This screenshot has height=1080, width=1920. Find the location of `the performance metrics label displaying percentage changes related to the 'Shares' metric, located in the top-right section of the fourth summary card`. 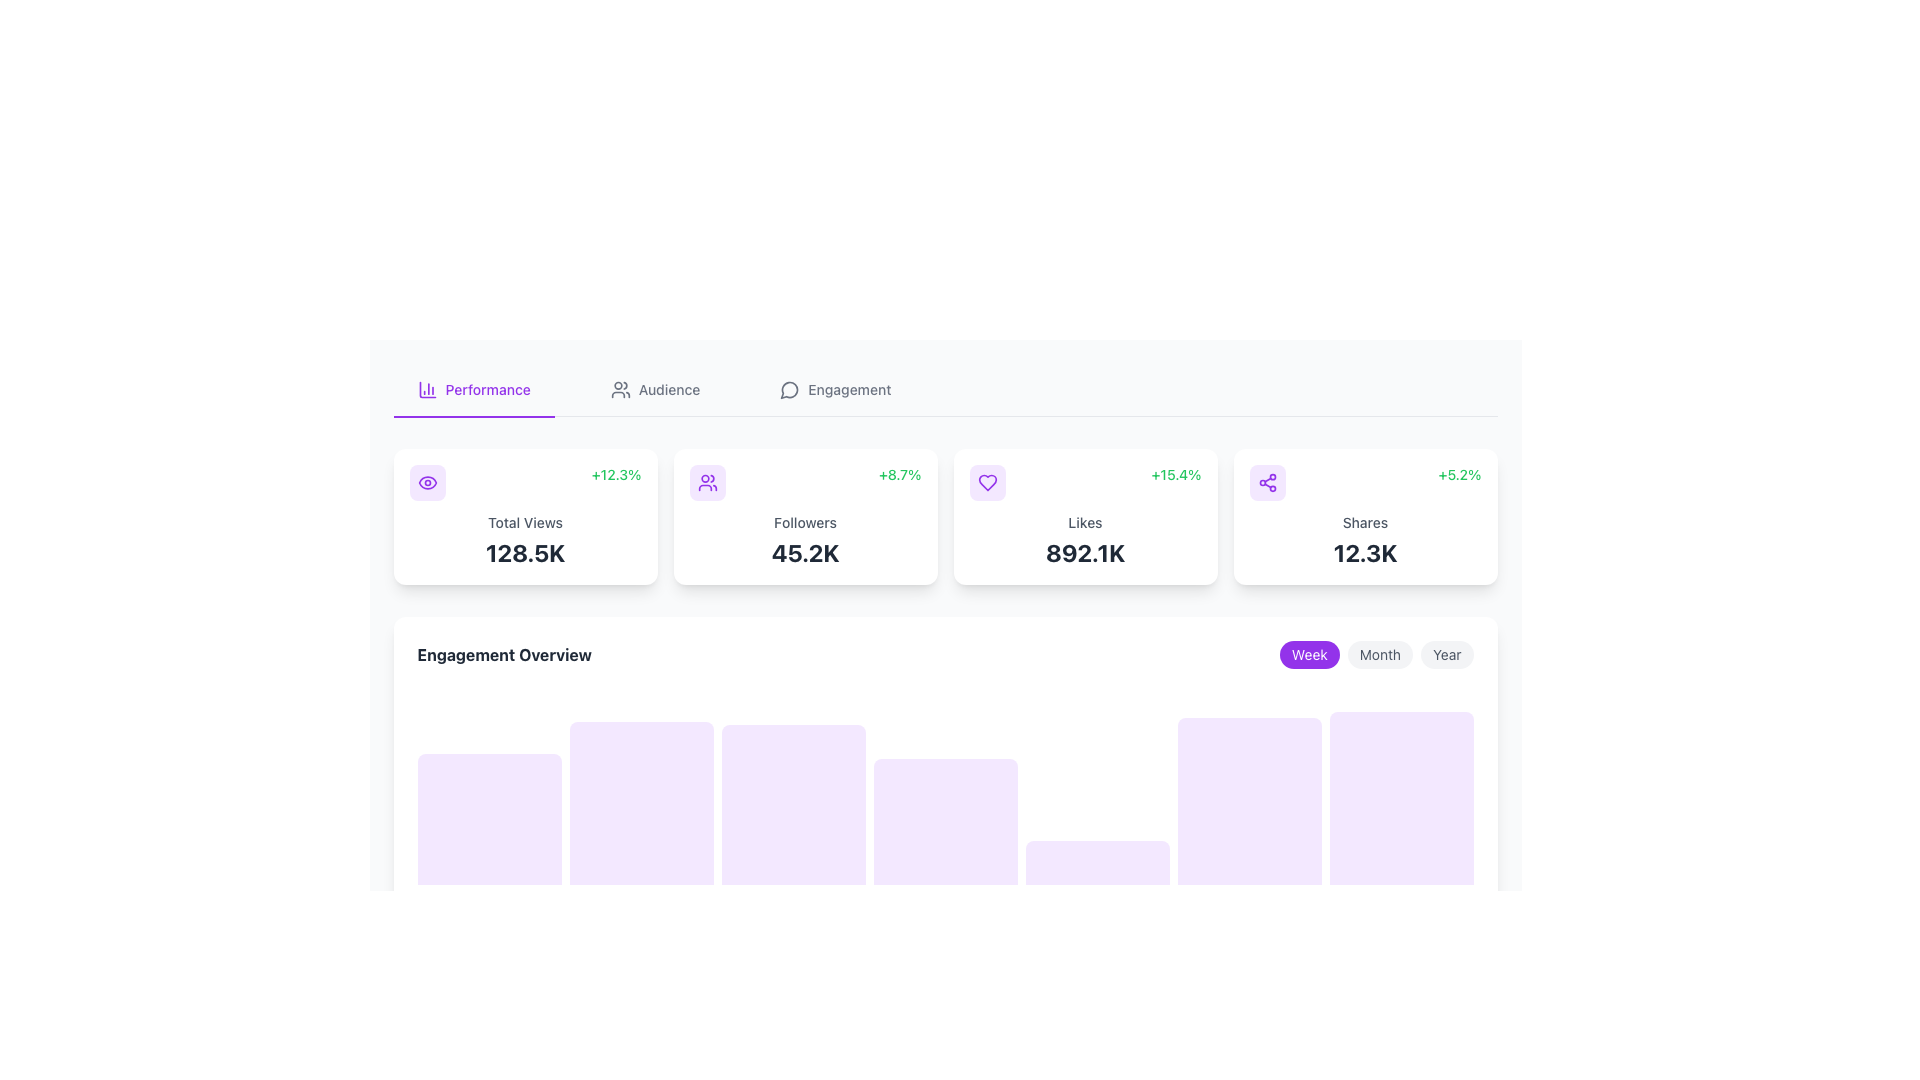

the performance metrics label displaying percentage changes related to the 'Shares' metric, located in the top-right section of the fourth summary card is located at coordinates (1459, 474).